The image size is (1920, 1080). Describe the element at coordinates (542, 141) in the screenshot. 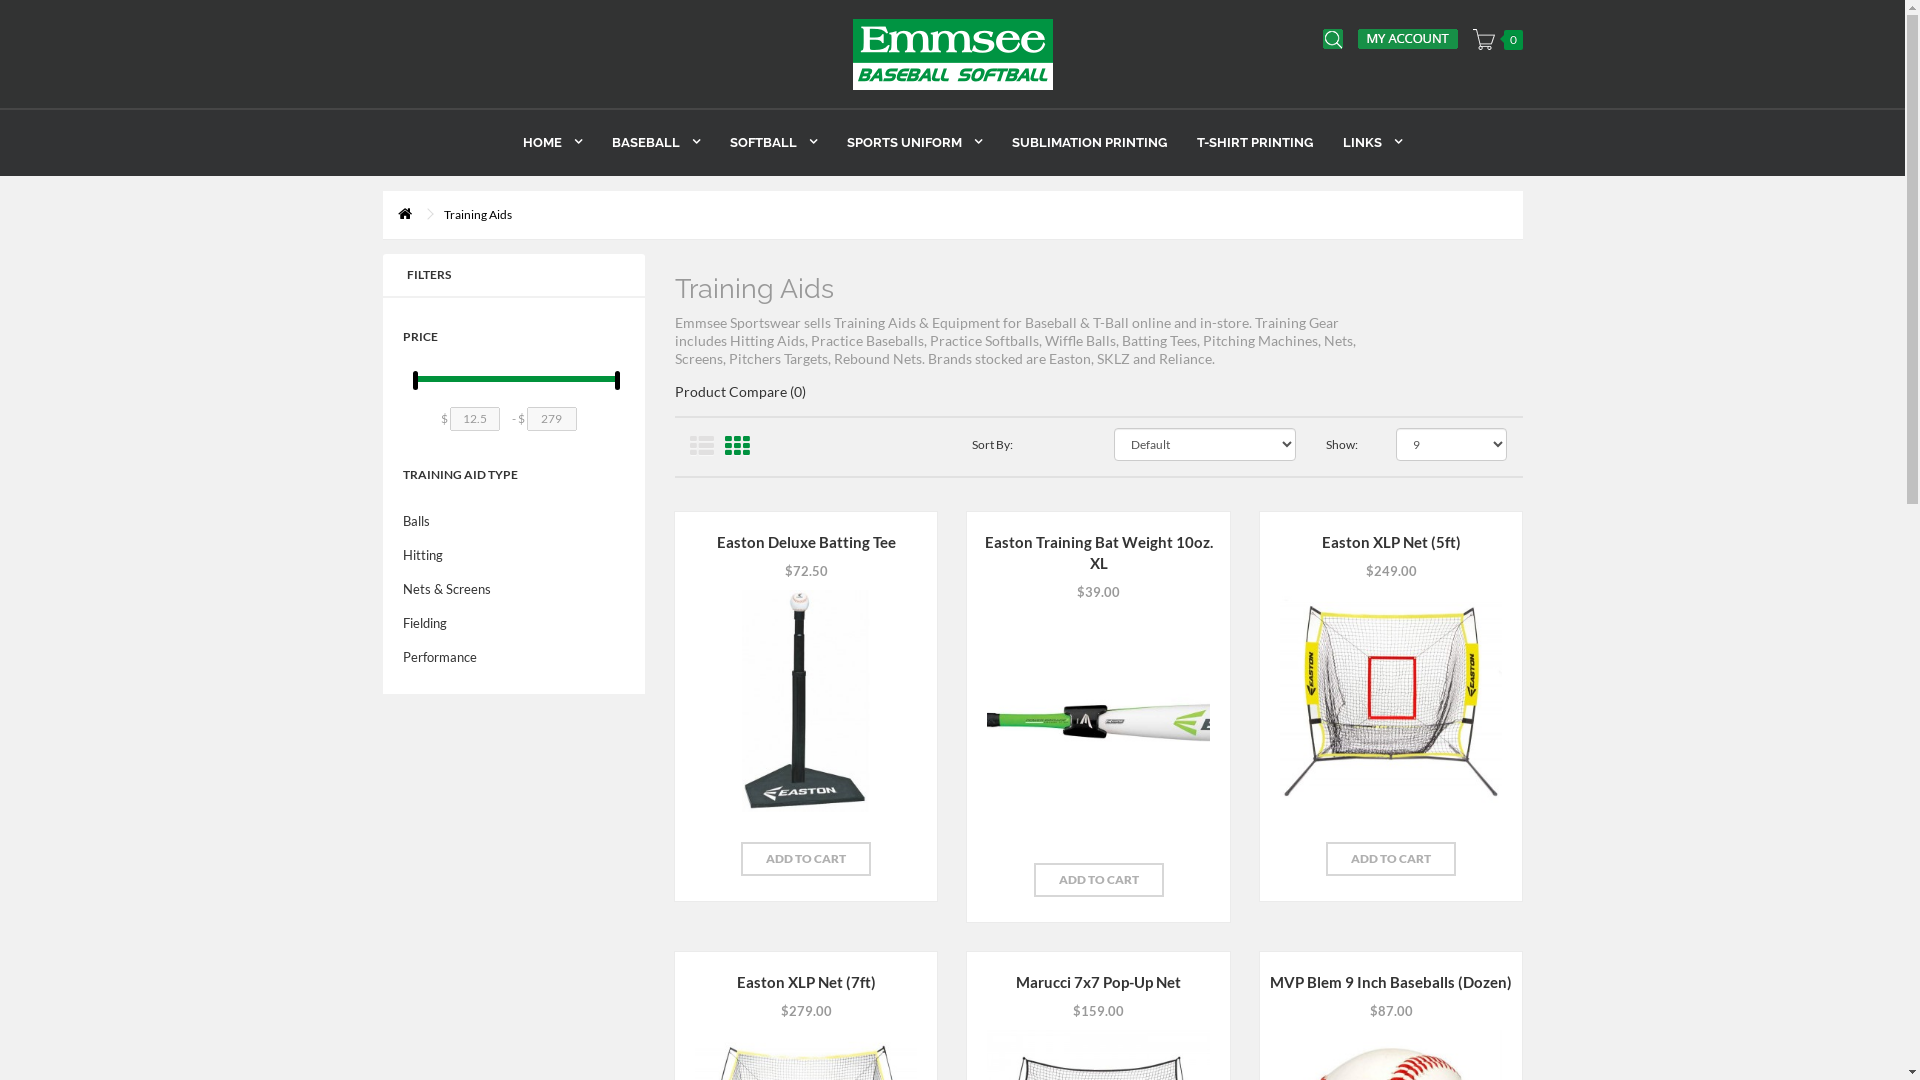

I see `'HOME'` at that location.